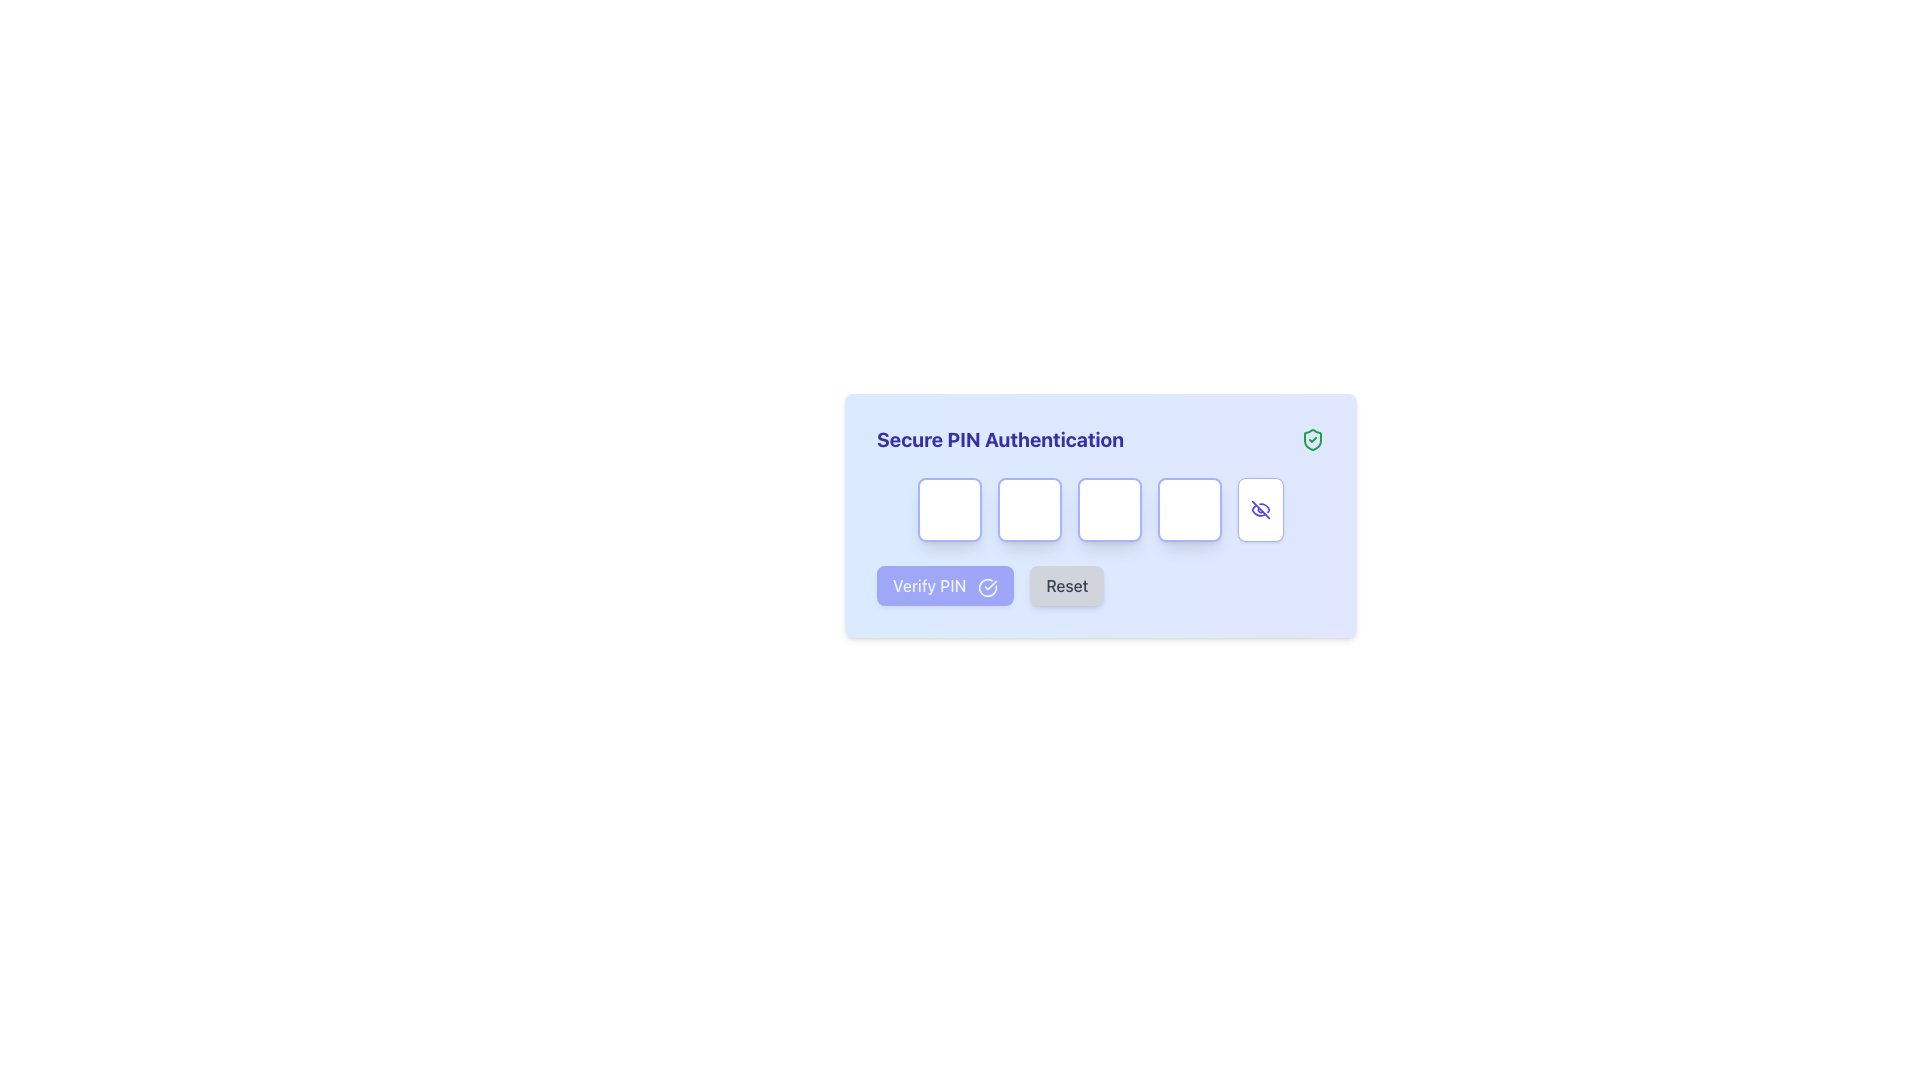 This screenshot has height=1080, width=1920. Describe the element at coordinates (1313, 438) in the screenshot. I see `the shield icon with a checkmark that indicates successful validation for the 'Secure PIN Authentication' process, located at the rightmost part of the header section` at that location.